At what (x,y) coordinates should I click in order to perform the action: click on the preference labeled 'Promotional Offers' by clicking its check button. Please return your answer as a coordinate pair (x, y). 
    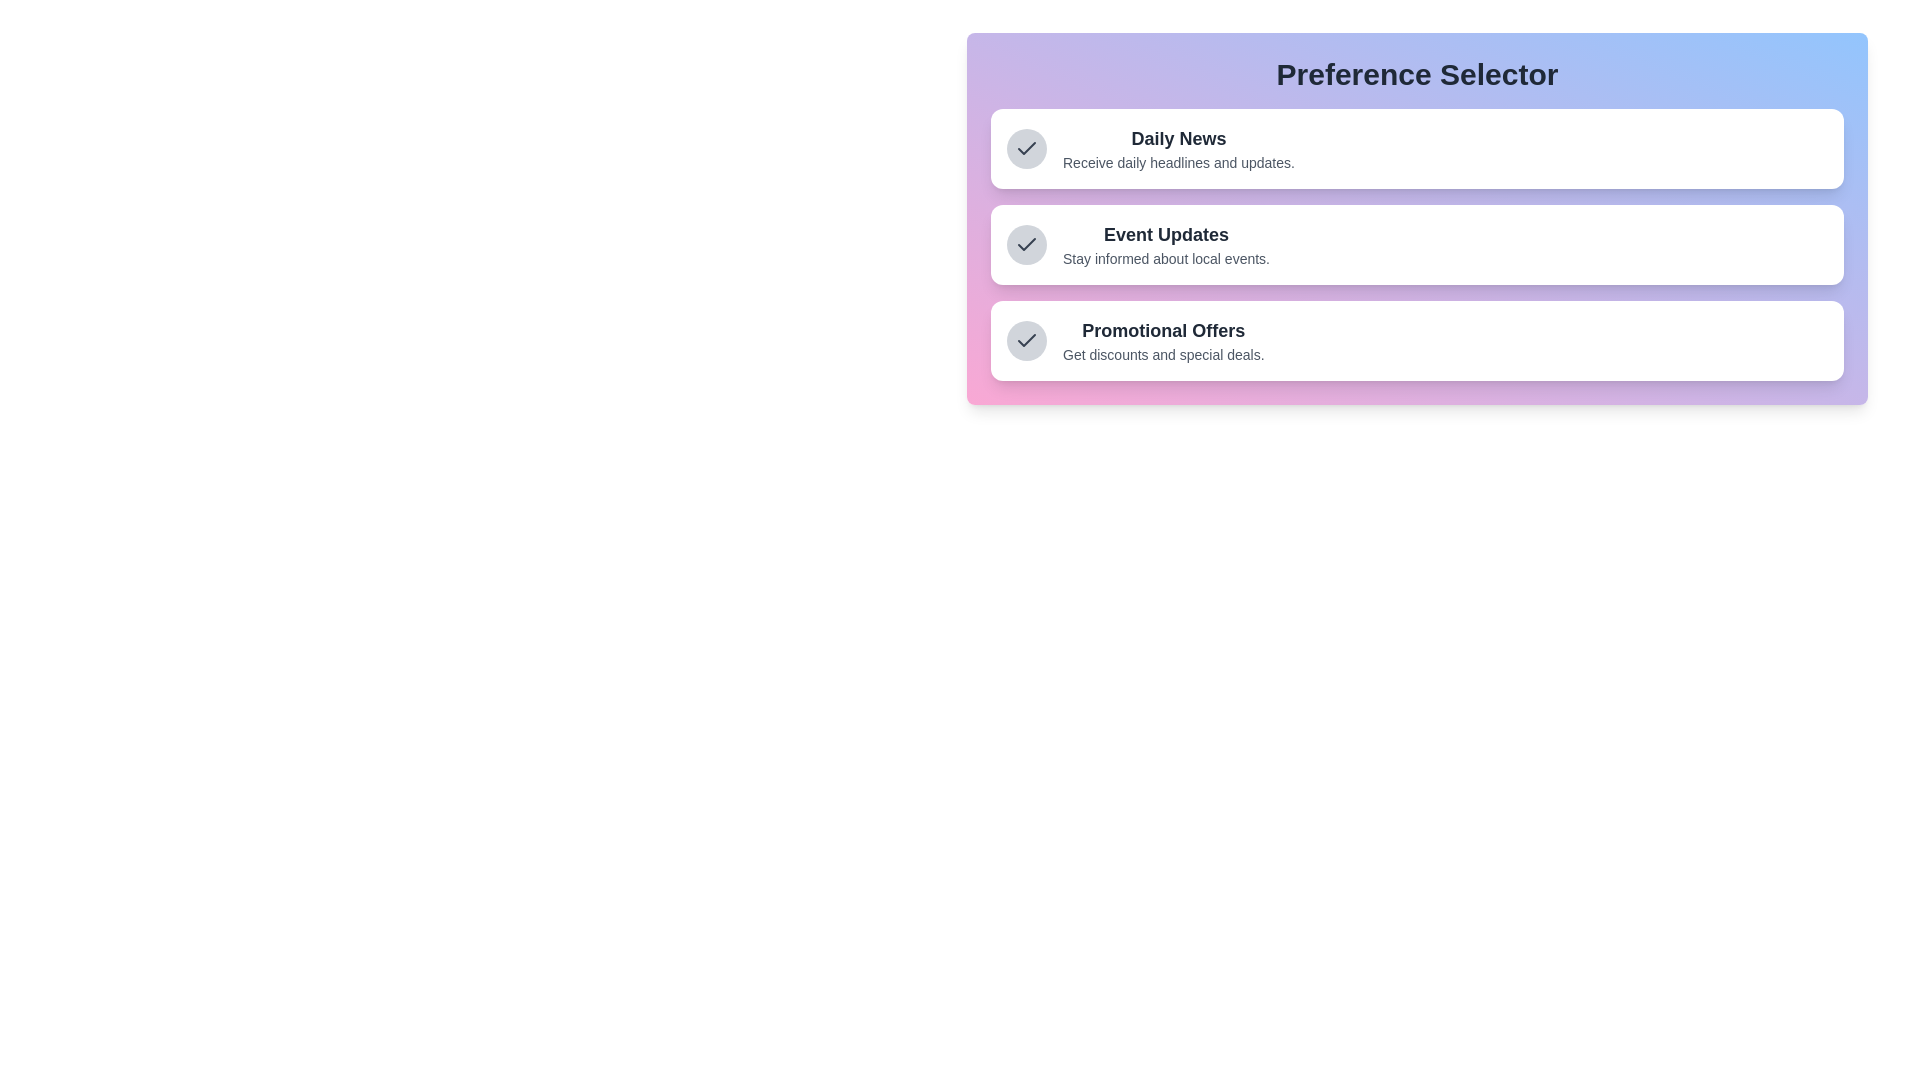
    Looking at the image, I should click on (1027, 339).